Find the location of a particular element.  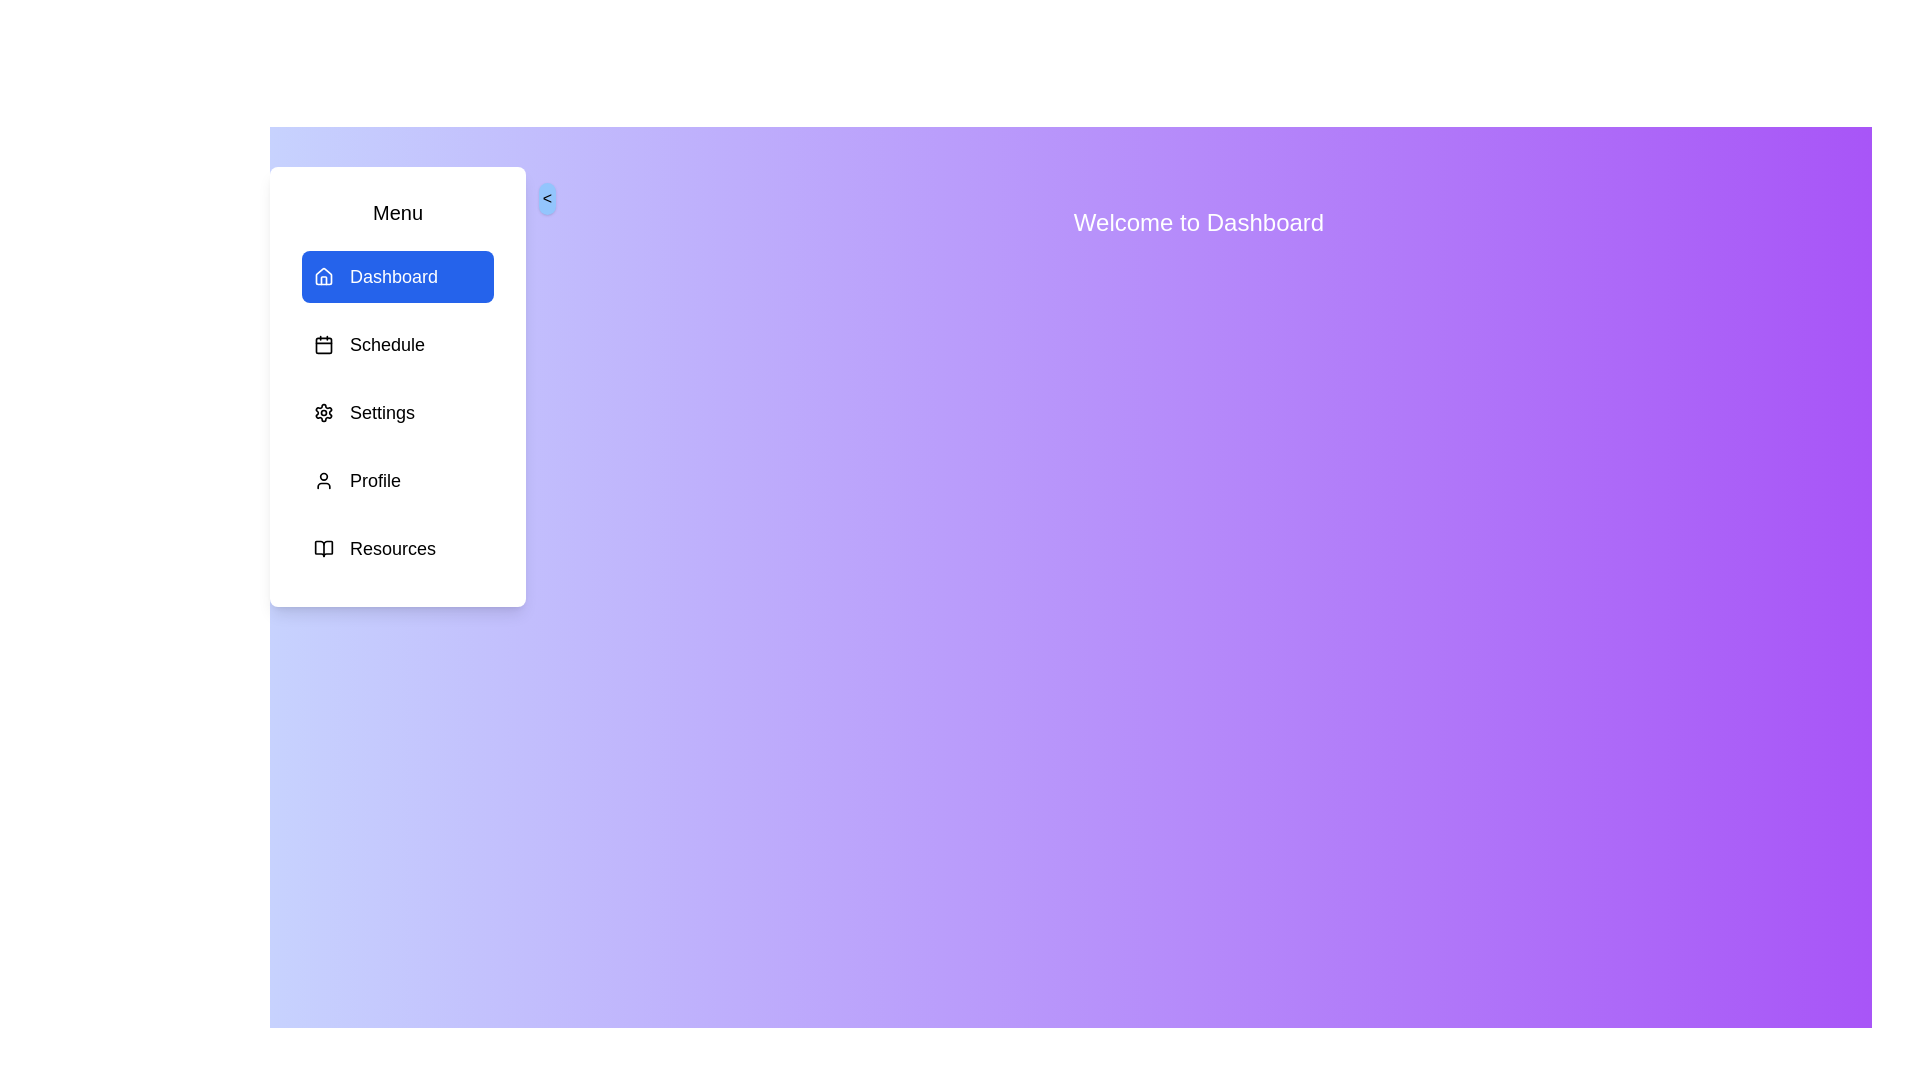

the menu item Schedule to navigate to its respective page is located at coordinates (398, 343).